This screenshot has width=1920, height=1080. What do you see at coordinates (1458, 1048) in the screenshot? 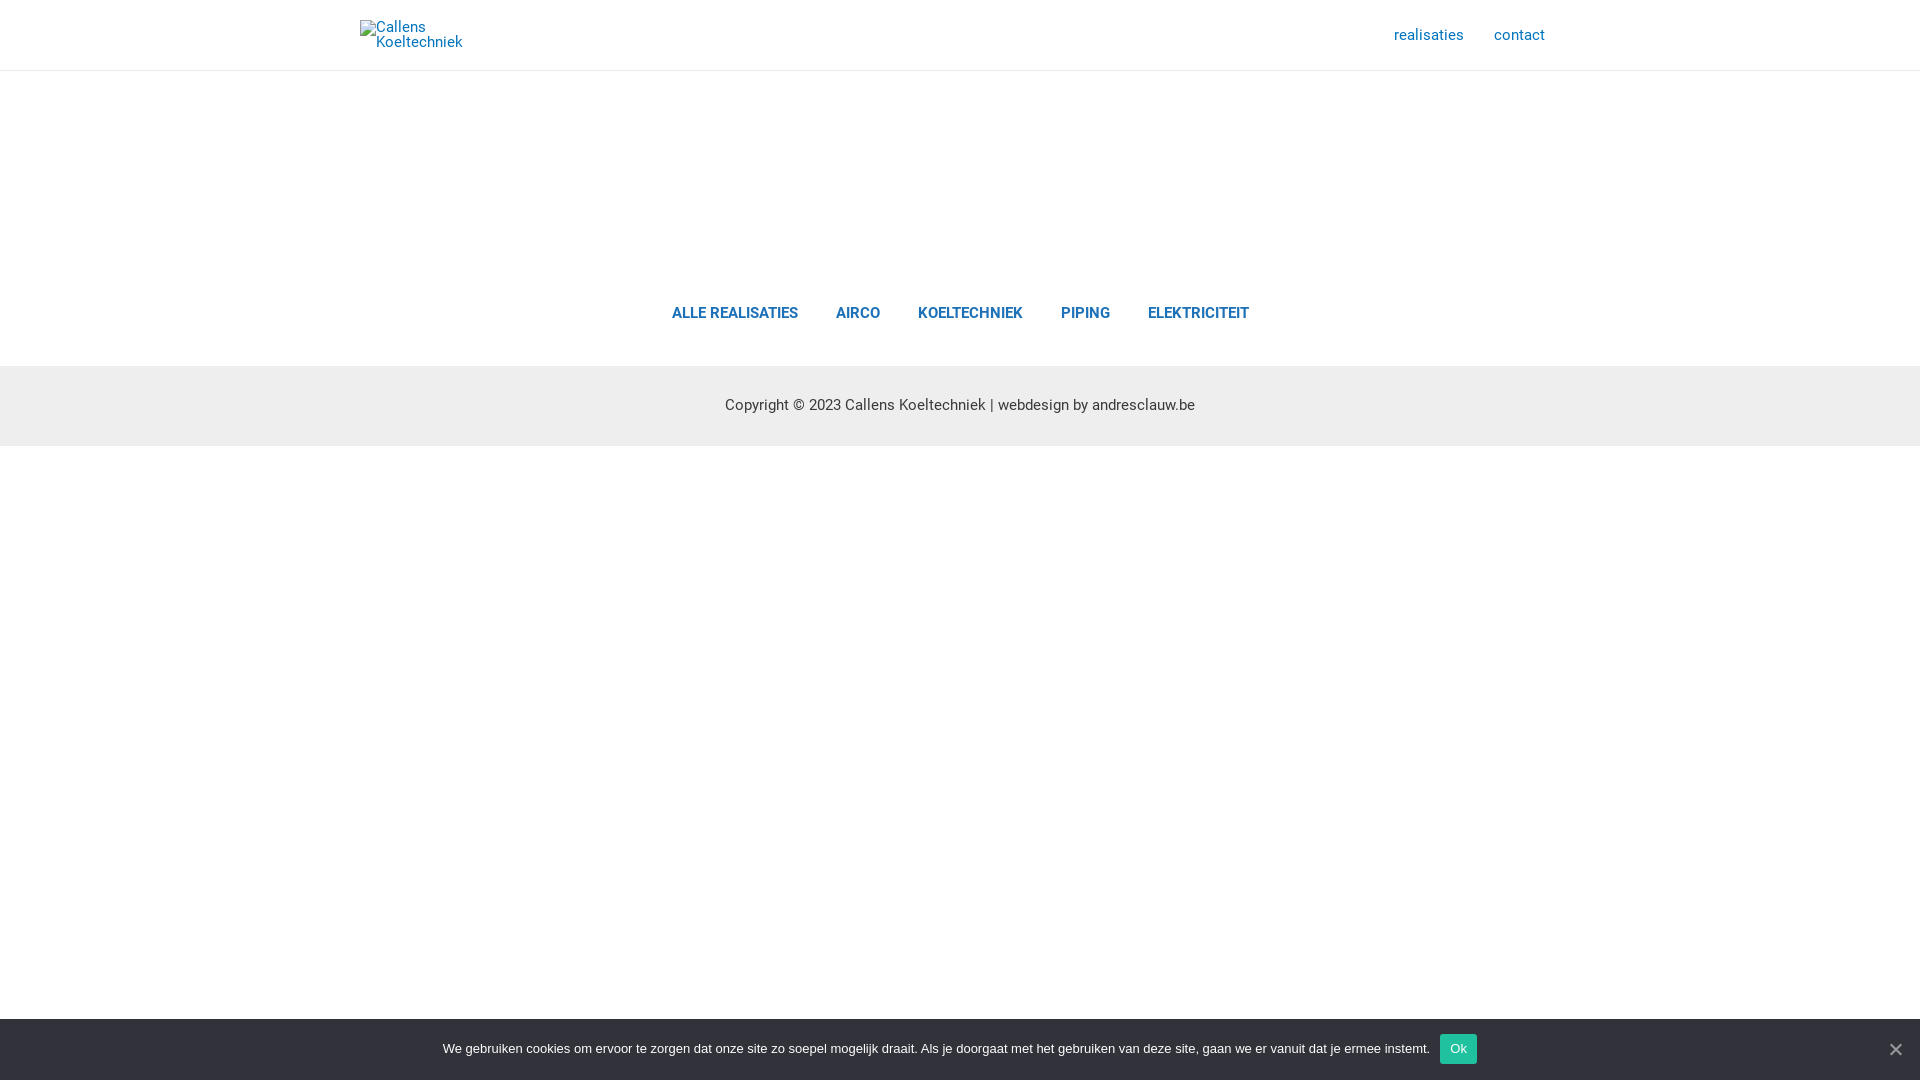
I see `'Ok'` at bounding box center [1458, 1048].